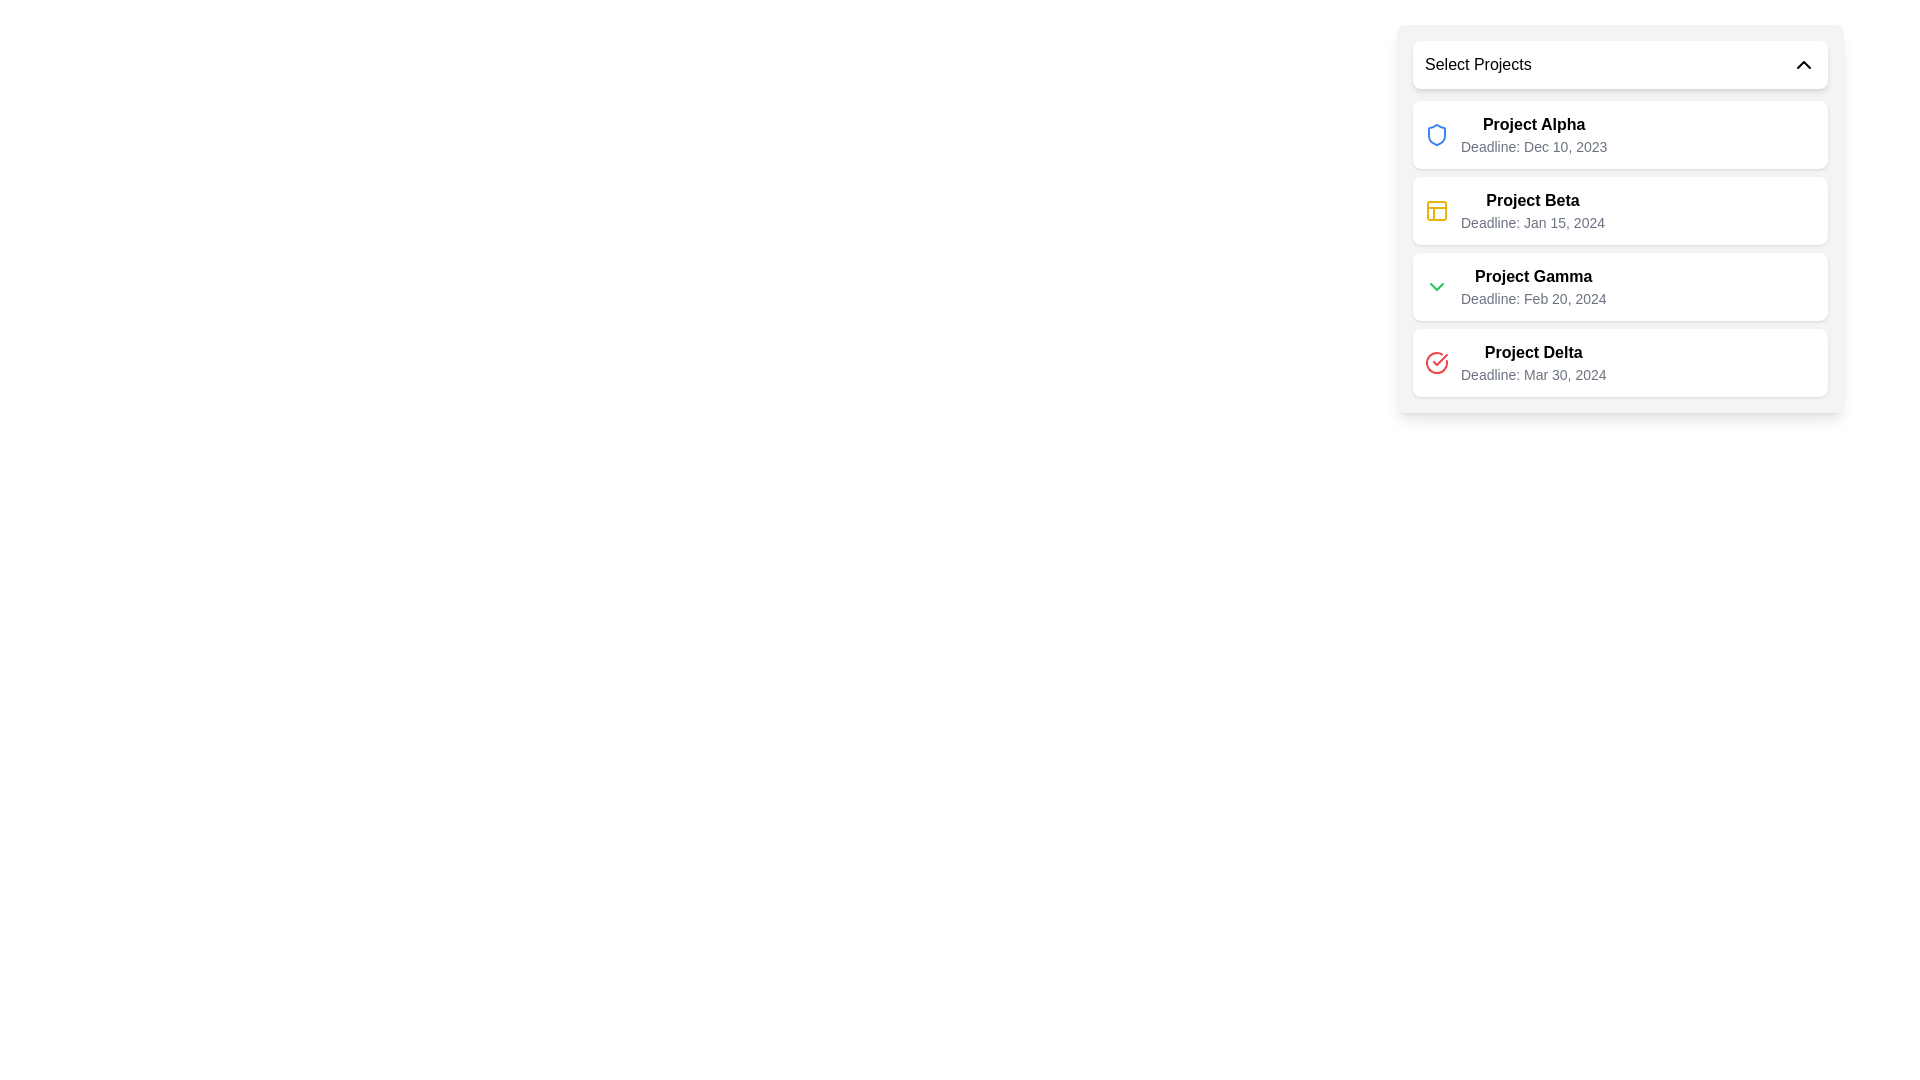 Image resolution: width=1920 pixels, height=1080 pixels. Describe the element at coordinates (1478, 64) in the screenshot. I see `the title Label that guides the user for the dropdown selection control` at that location.